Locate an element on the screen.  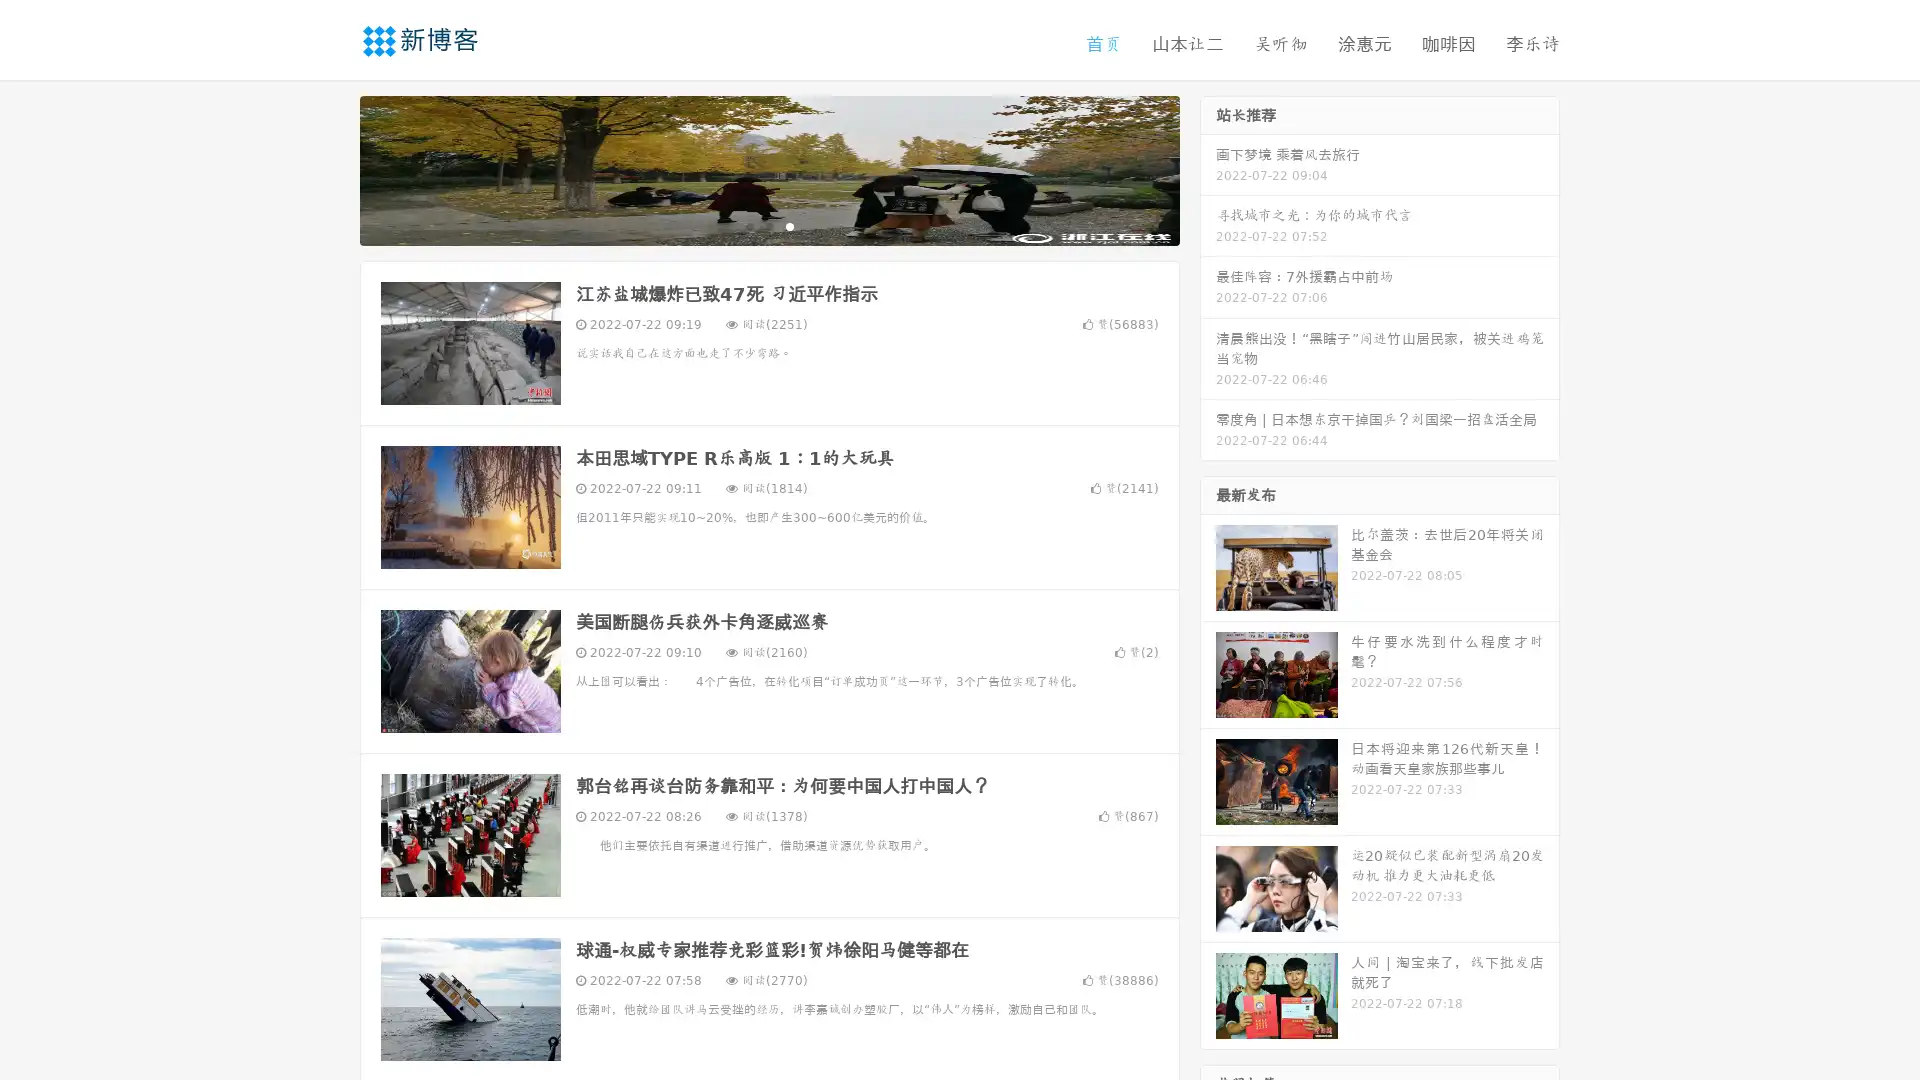
Go to slide 1 is located at coordinates (748, 225).